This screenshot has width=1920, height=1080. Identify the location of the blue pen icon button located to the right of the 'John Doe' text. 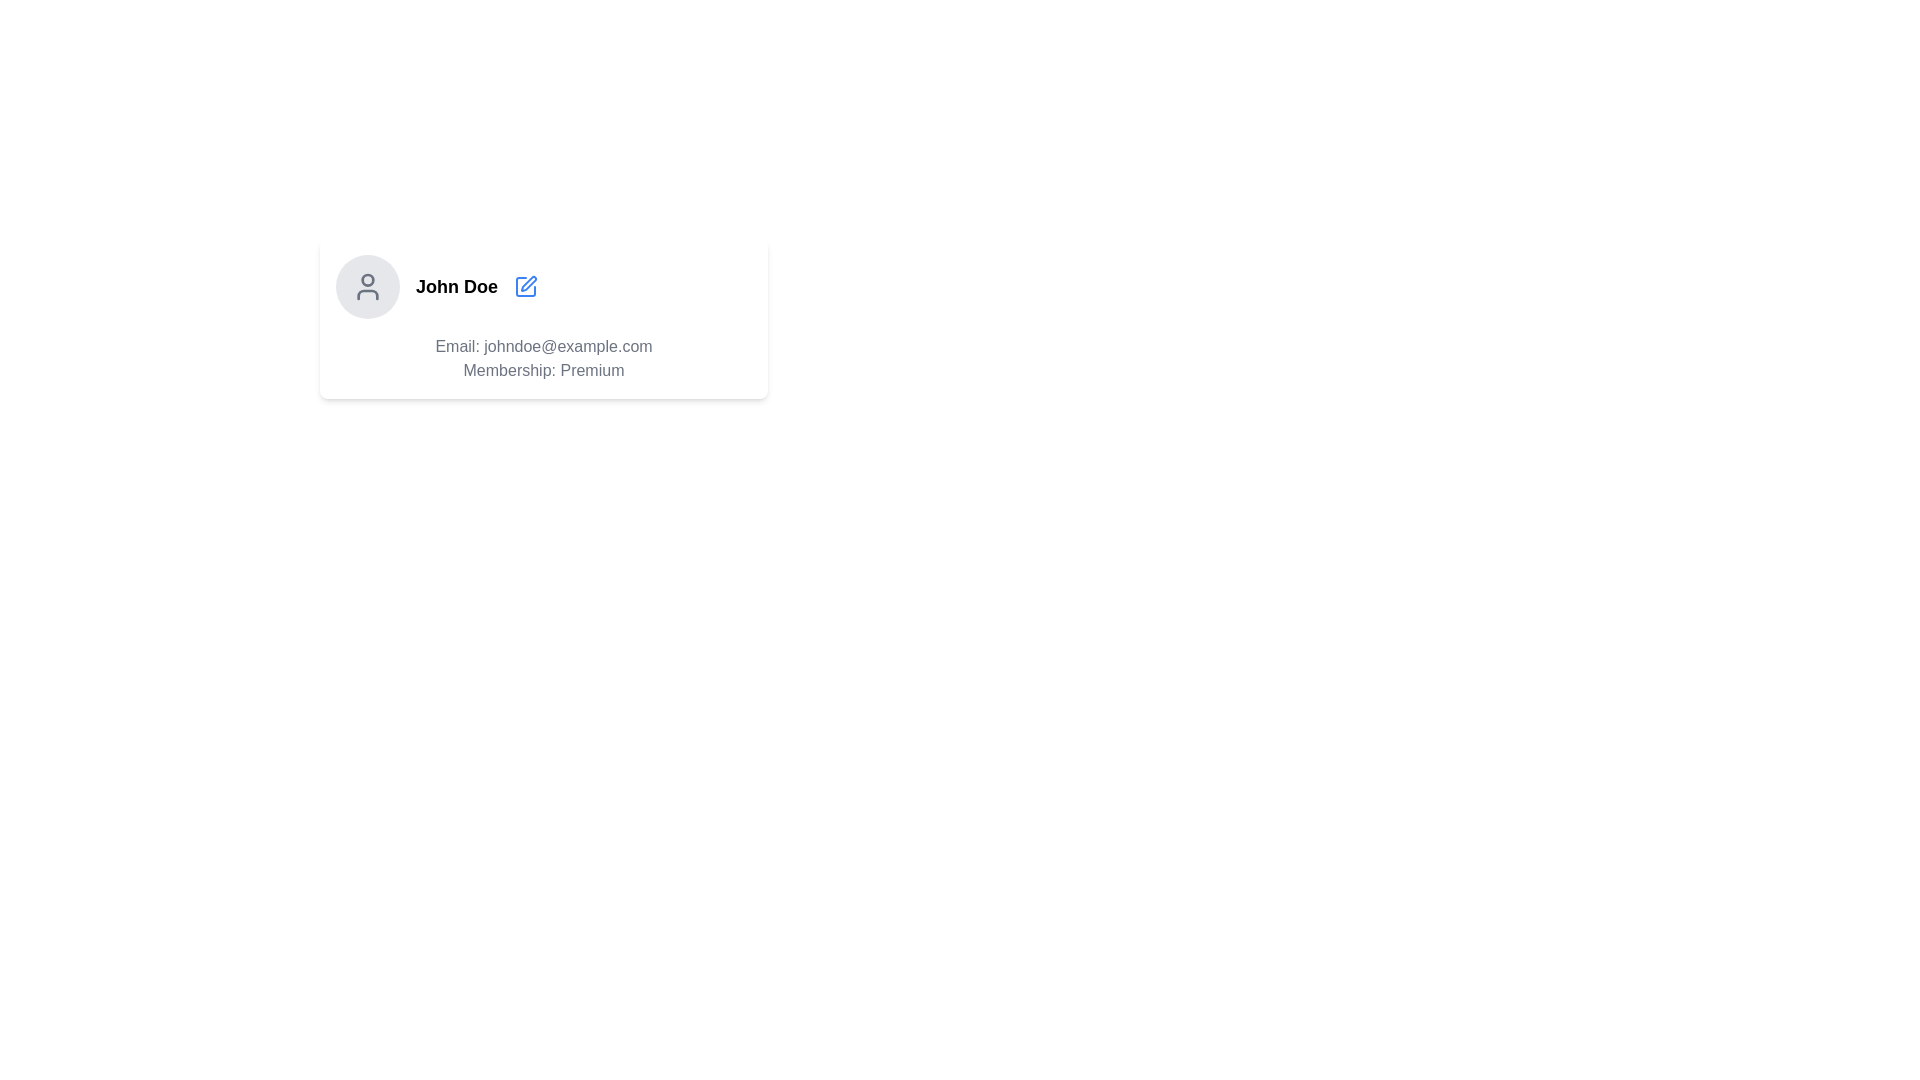
(526, 286).